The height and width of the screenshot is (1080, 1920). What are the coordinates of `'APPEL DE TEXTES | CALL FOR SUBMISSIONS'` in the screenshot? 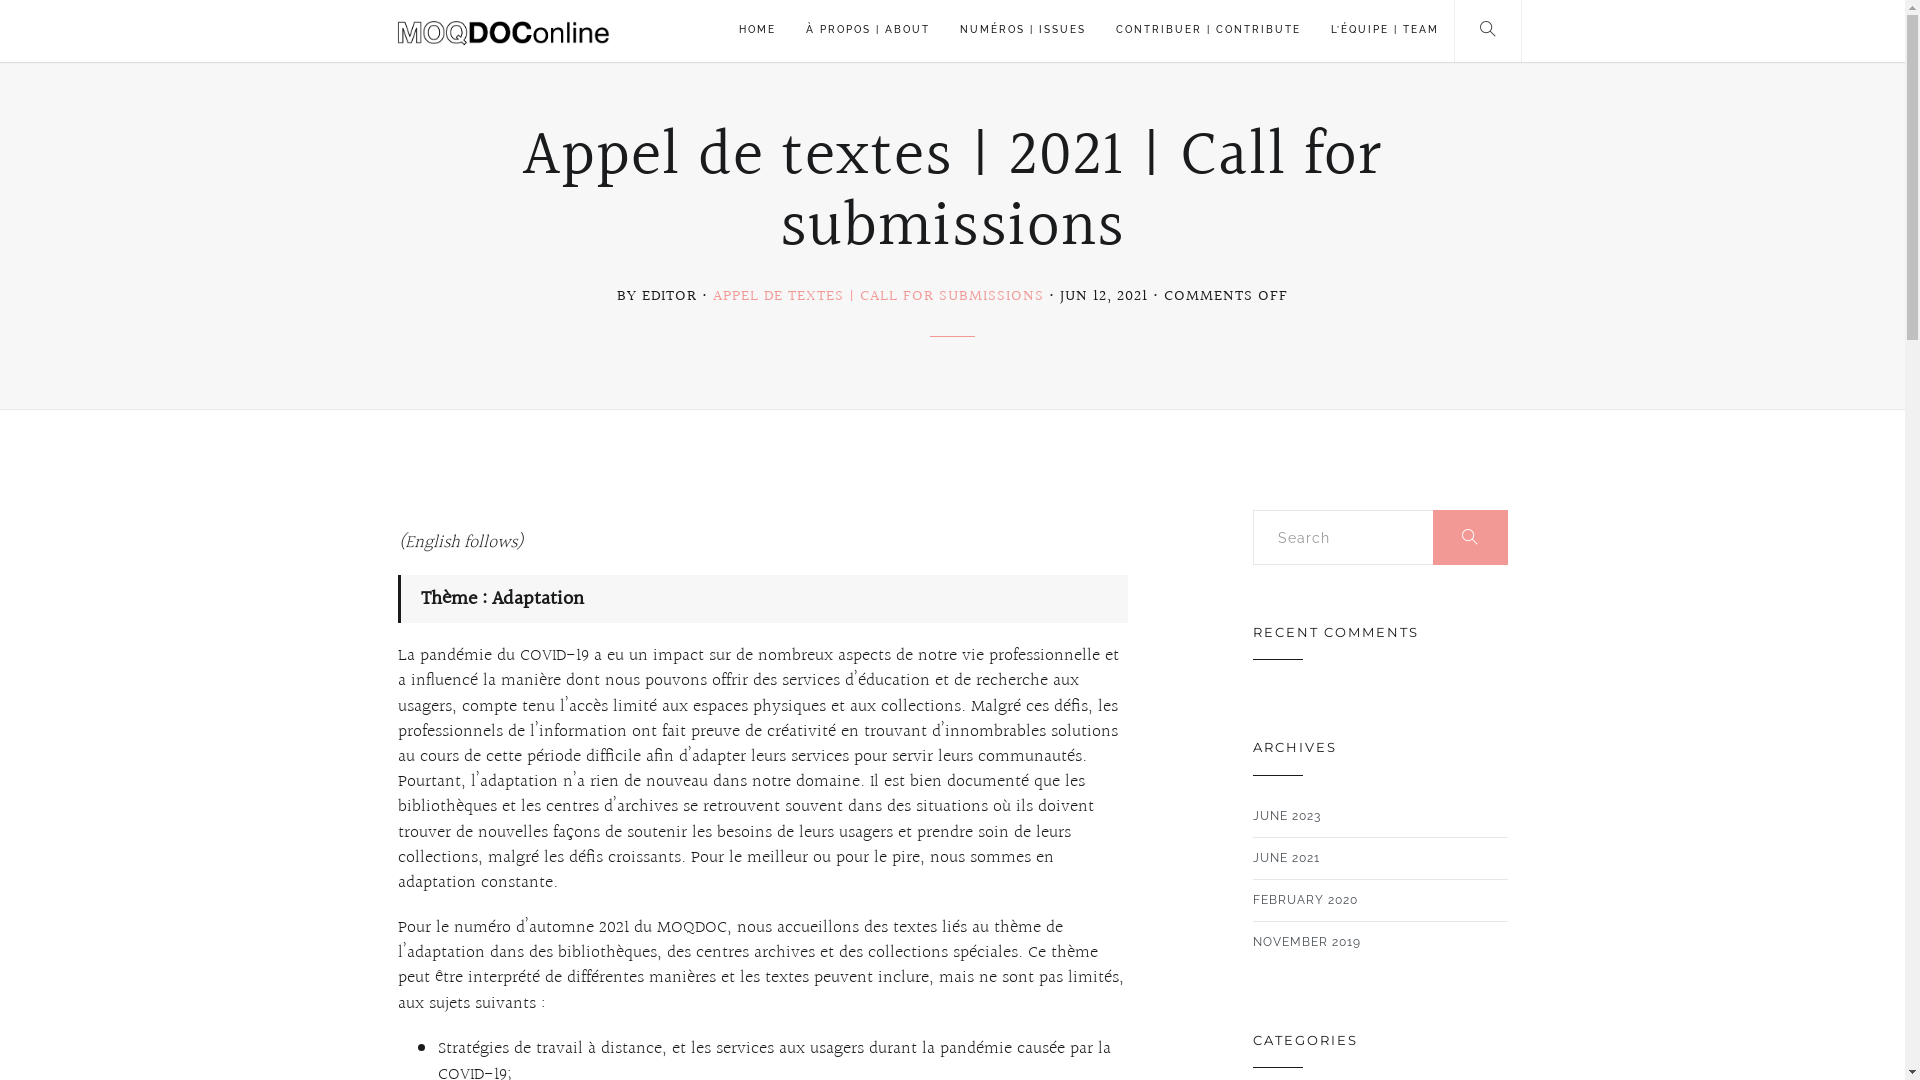 It's located at (878, 296).